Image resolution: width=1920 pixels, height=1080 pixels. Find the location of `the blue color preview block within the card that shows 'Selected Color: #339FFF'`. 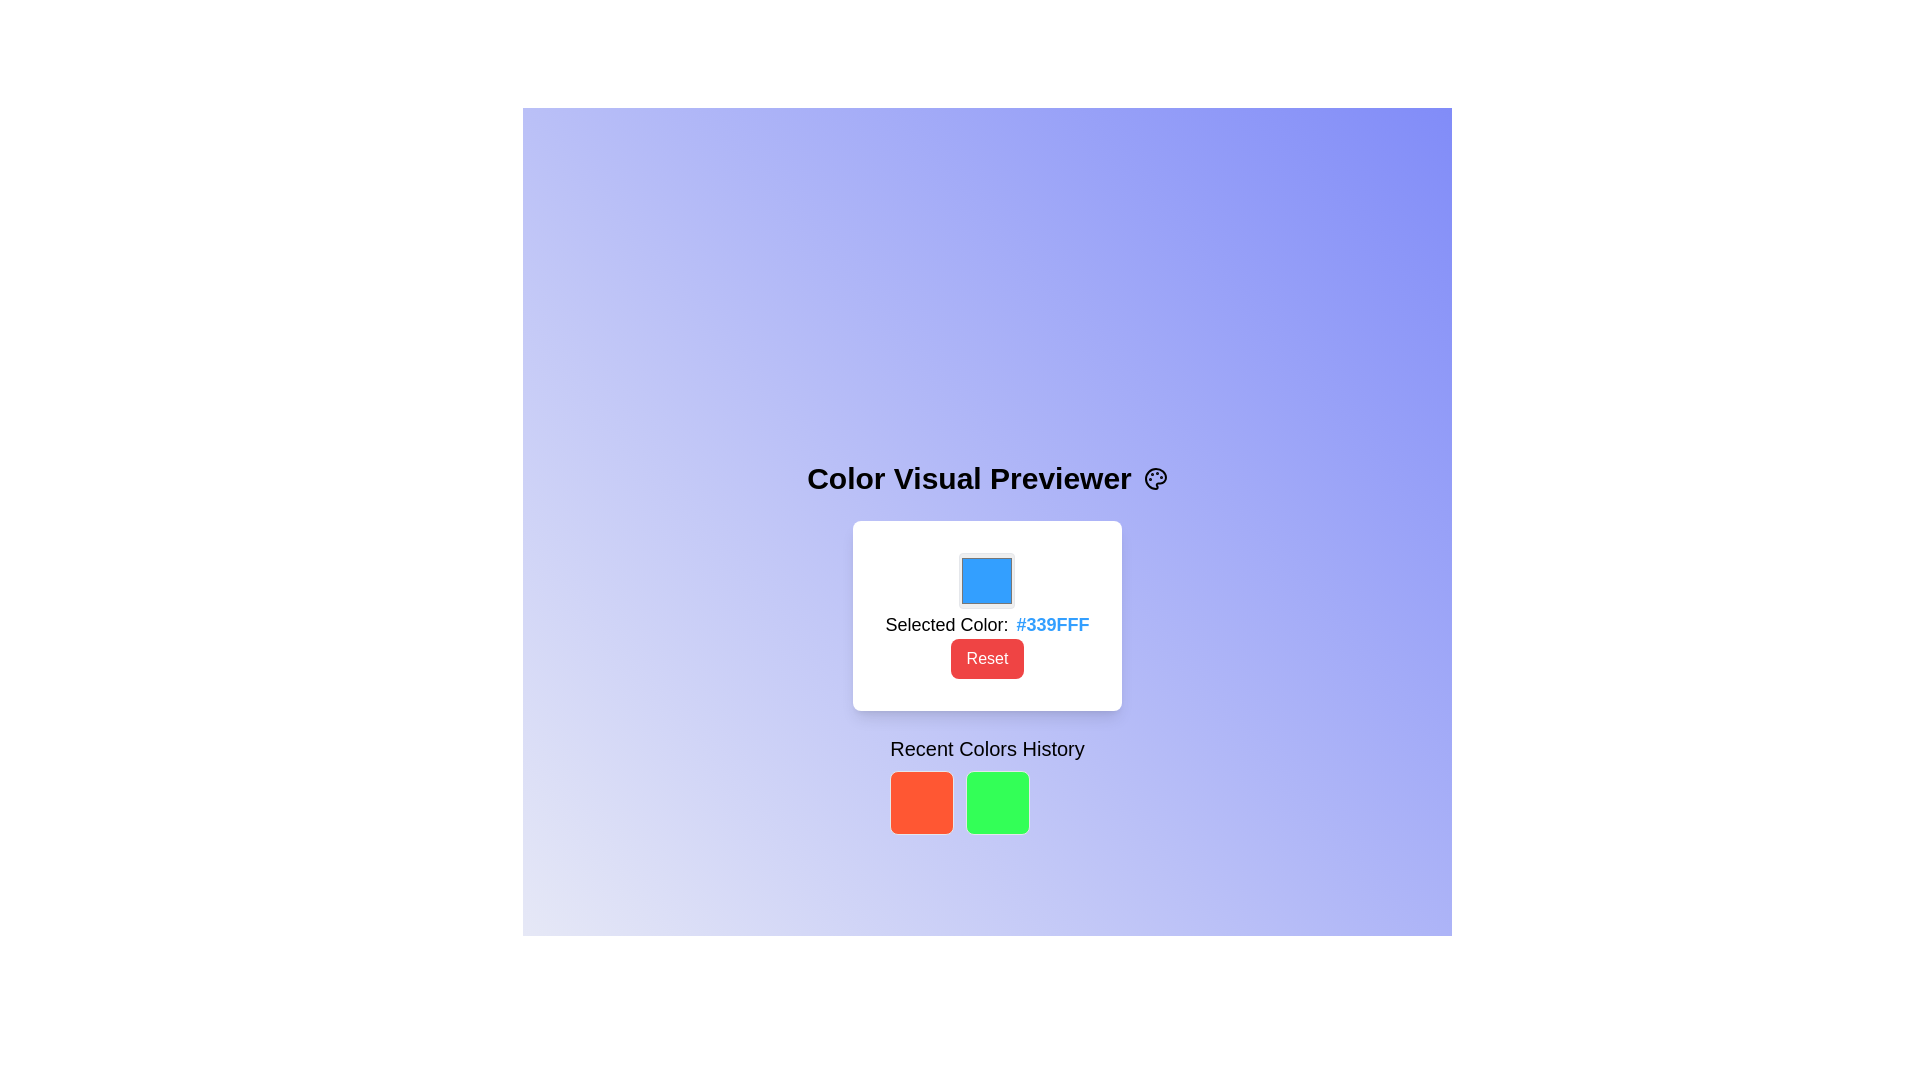

the blue color preview block within the card that shows 'Selected Color: #339FFF' is located at coordinates (987, 615).